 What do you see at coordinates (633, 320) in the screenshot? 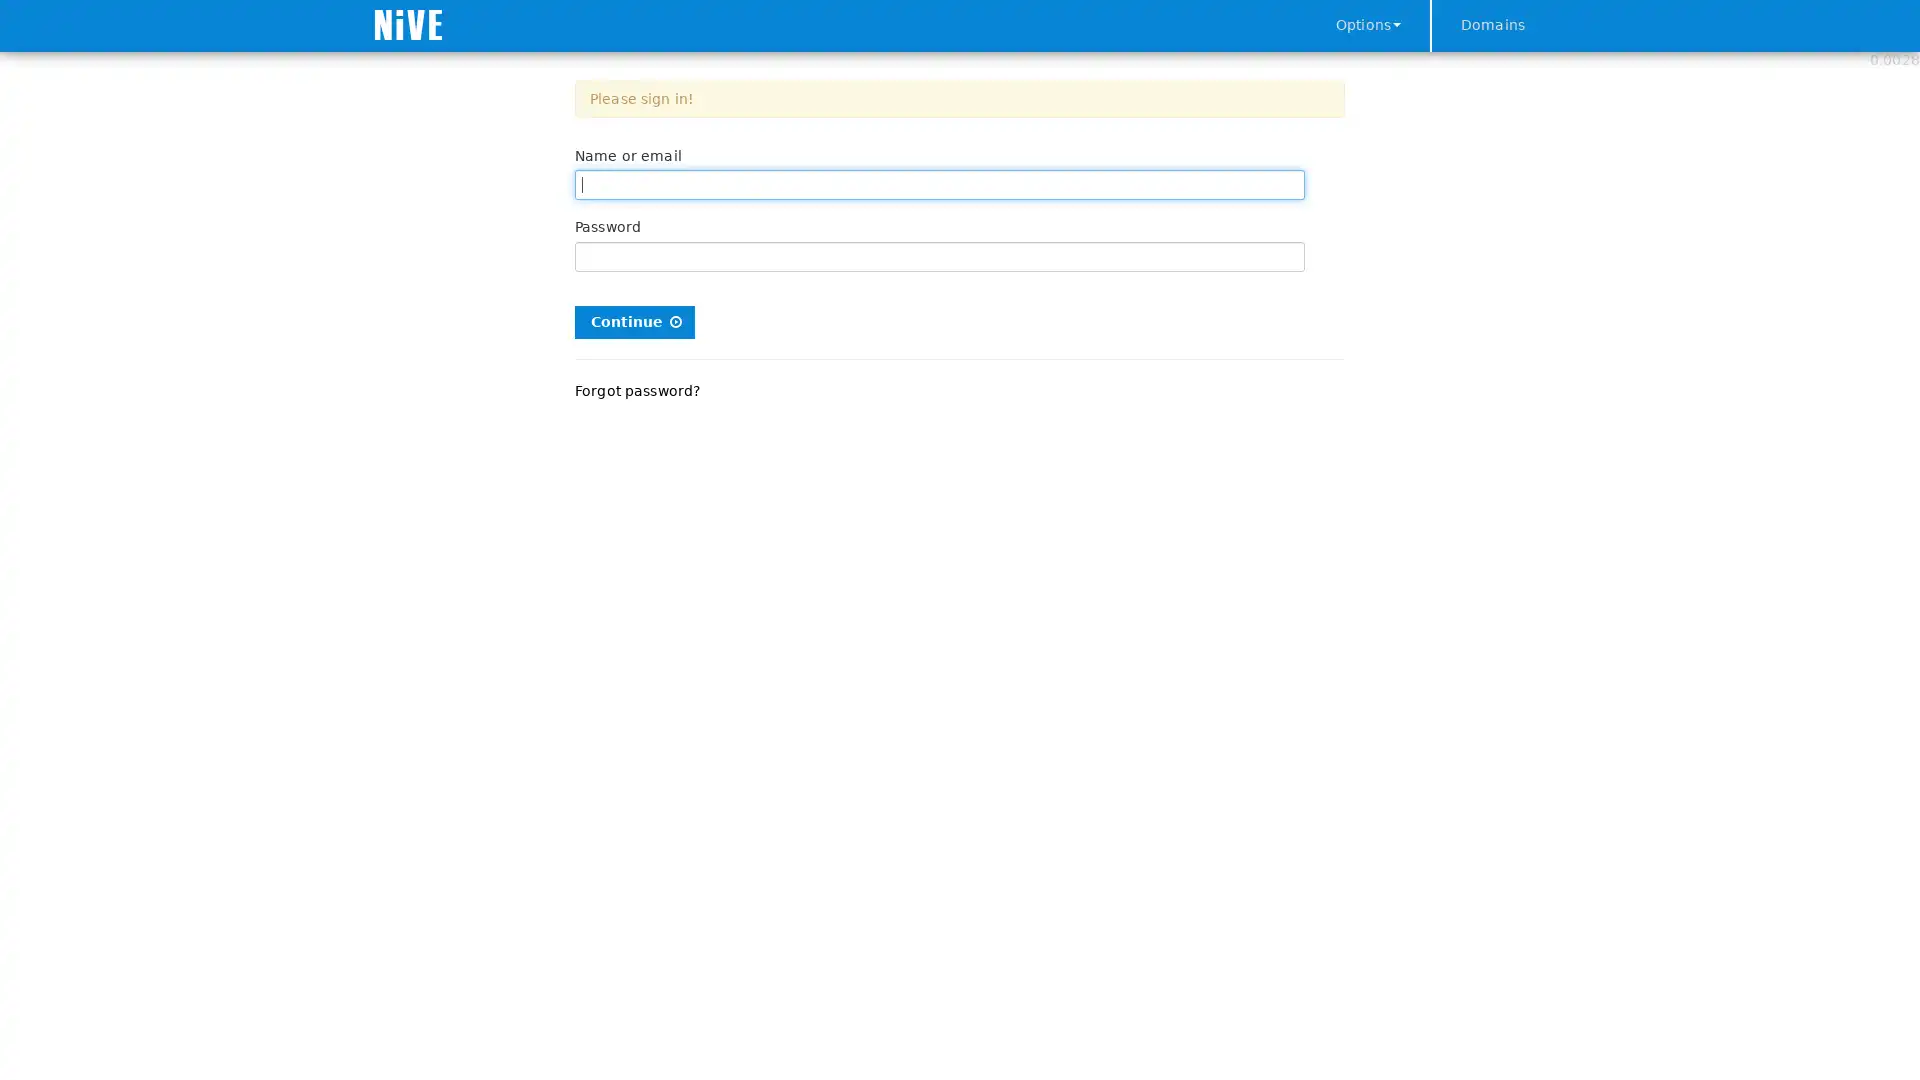
I see `Continue` at bounding box center [633, 320].